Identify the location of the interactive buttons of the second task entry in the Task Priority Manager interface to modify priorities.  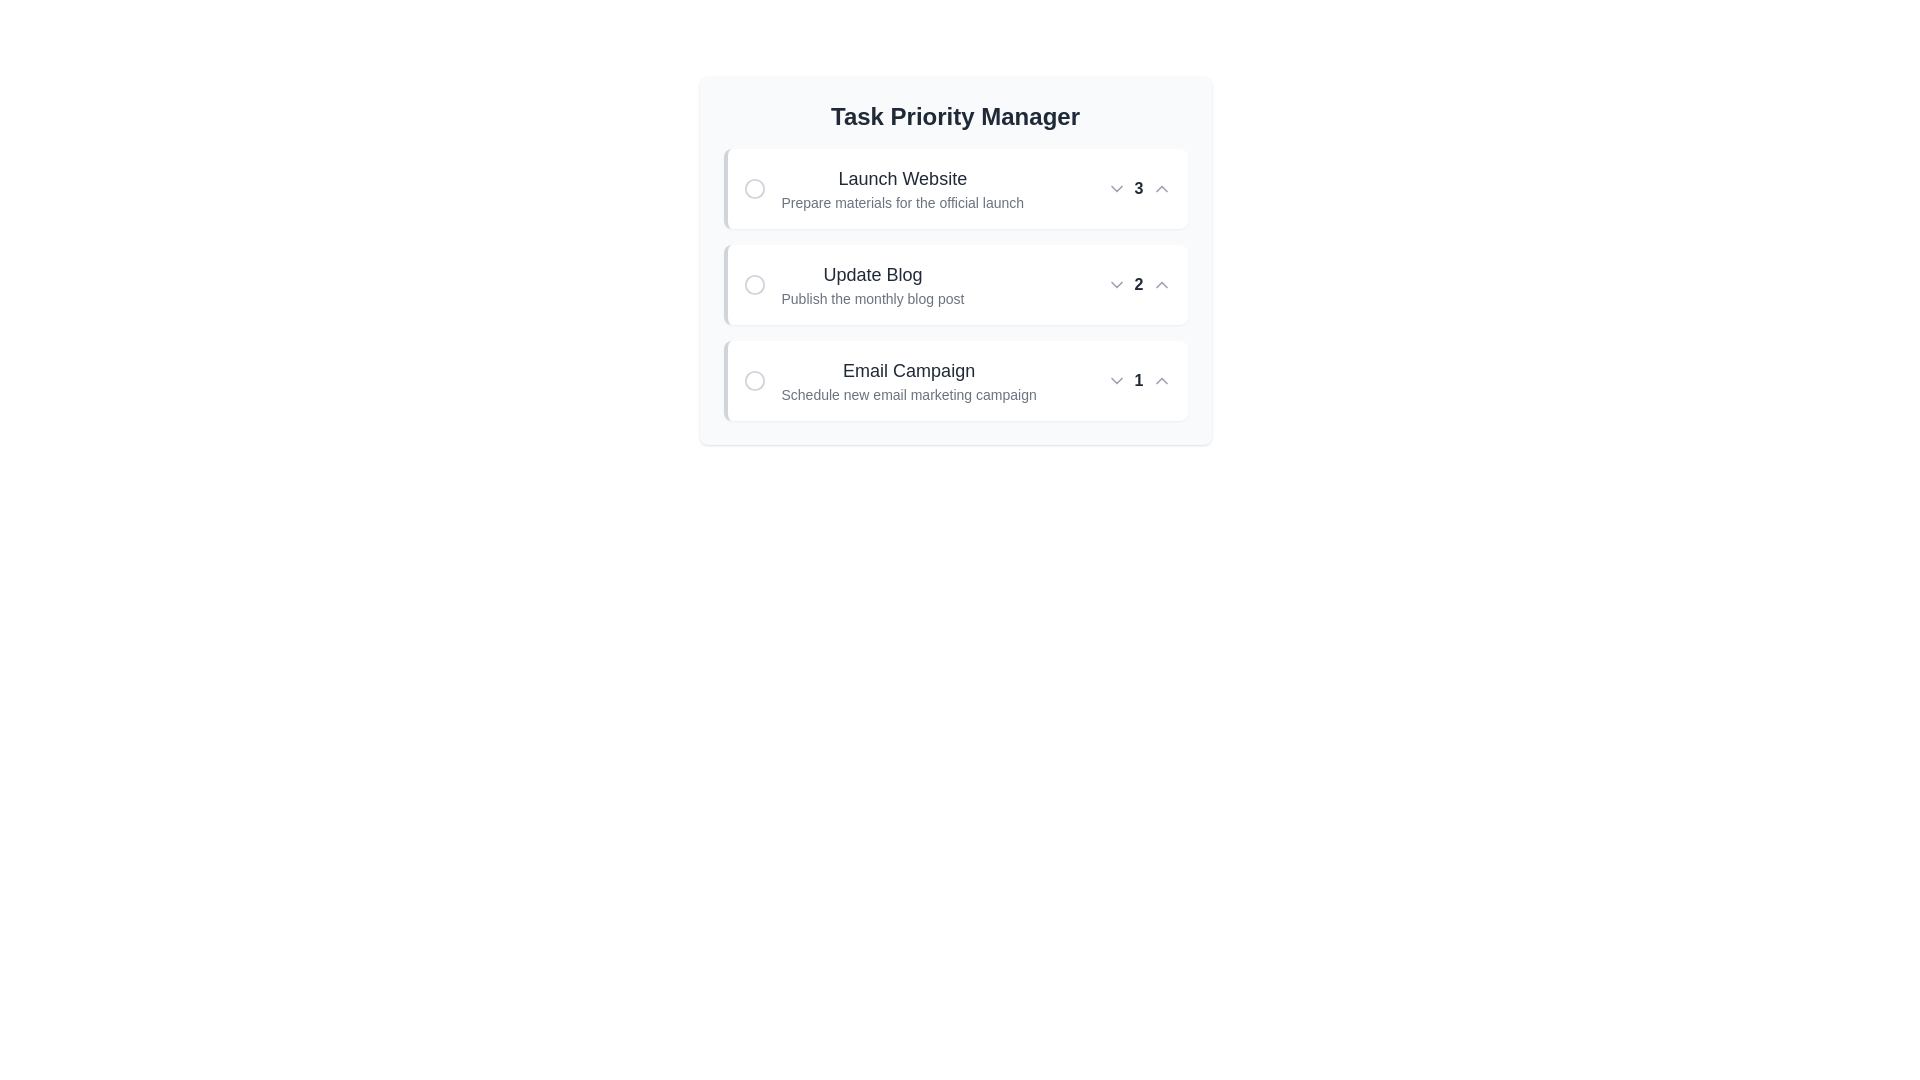
(954, 260).